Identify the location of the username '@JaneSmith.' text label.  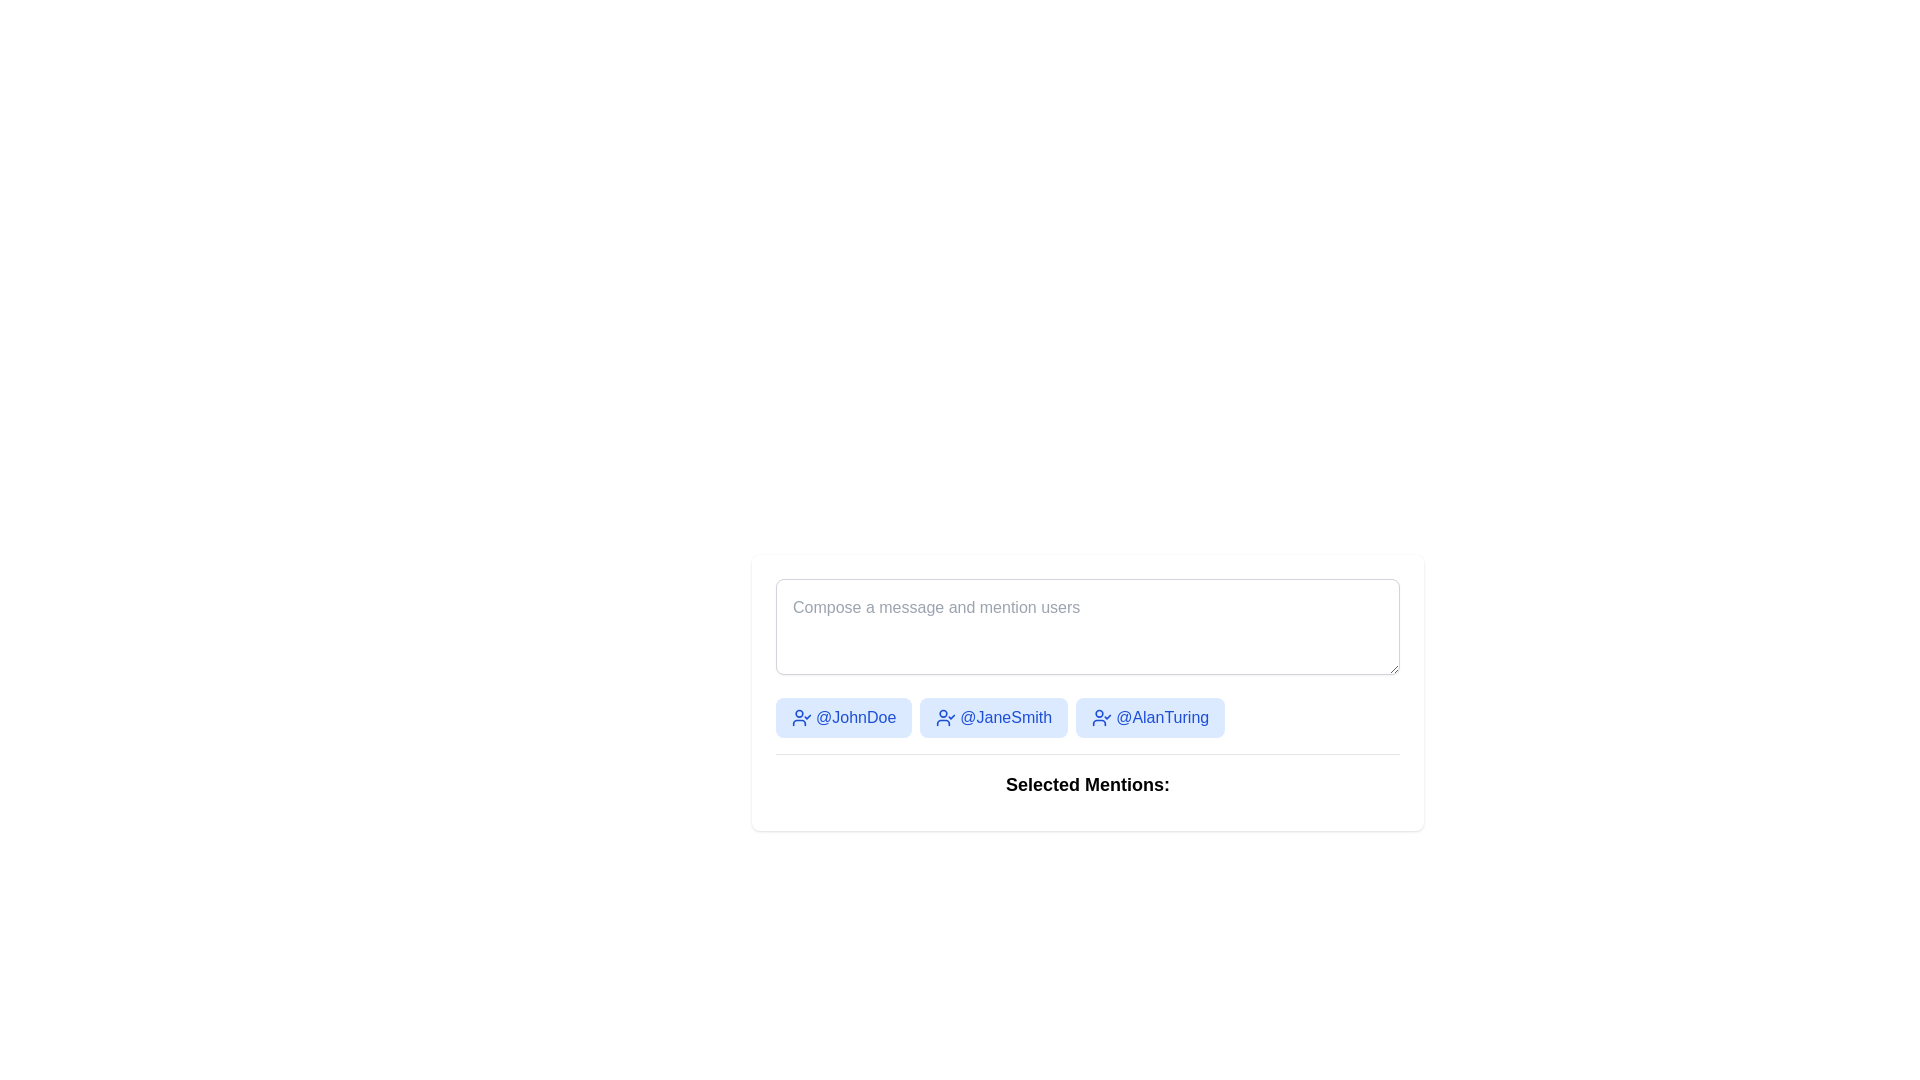
(1006, 716).